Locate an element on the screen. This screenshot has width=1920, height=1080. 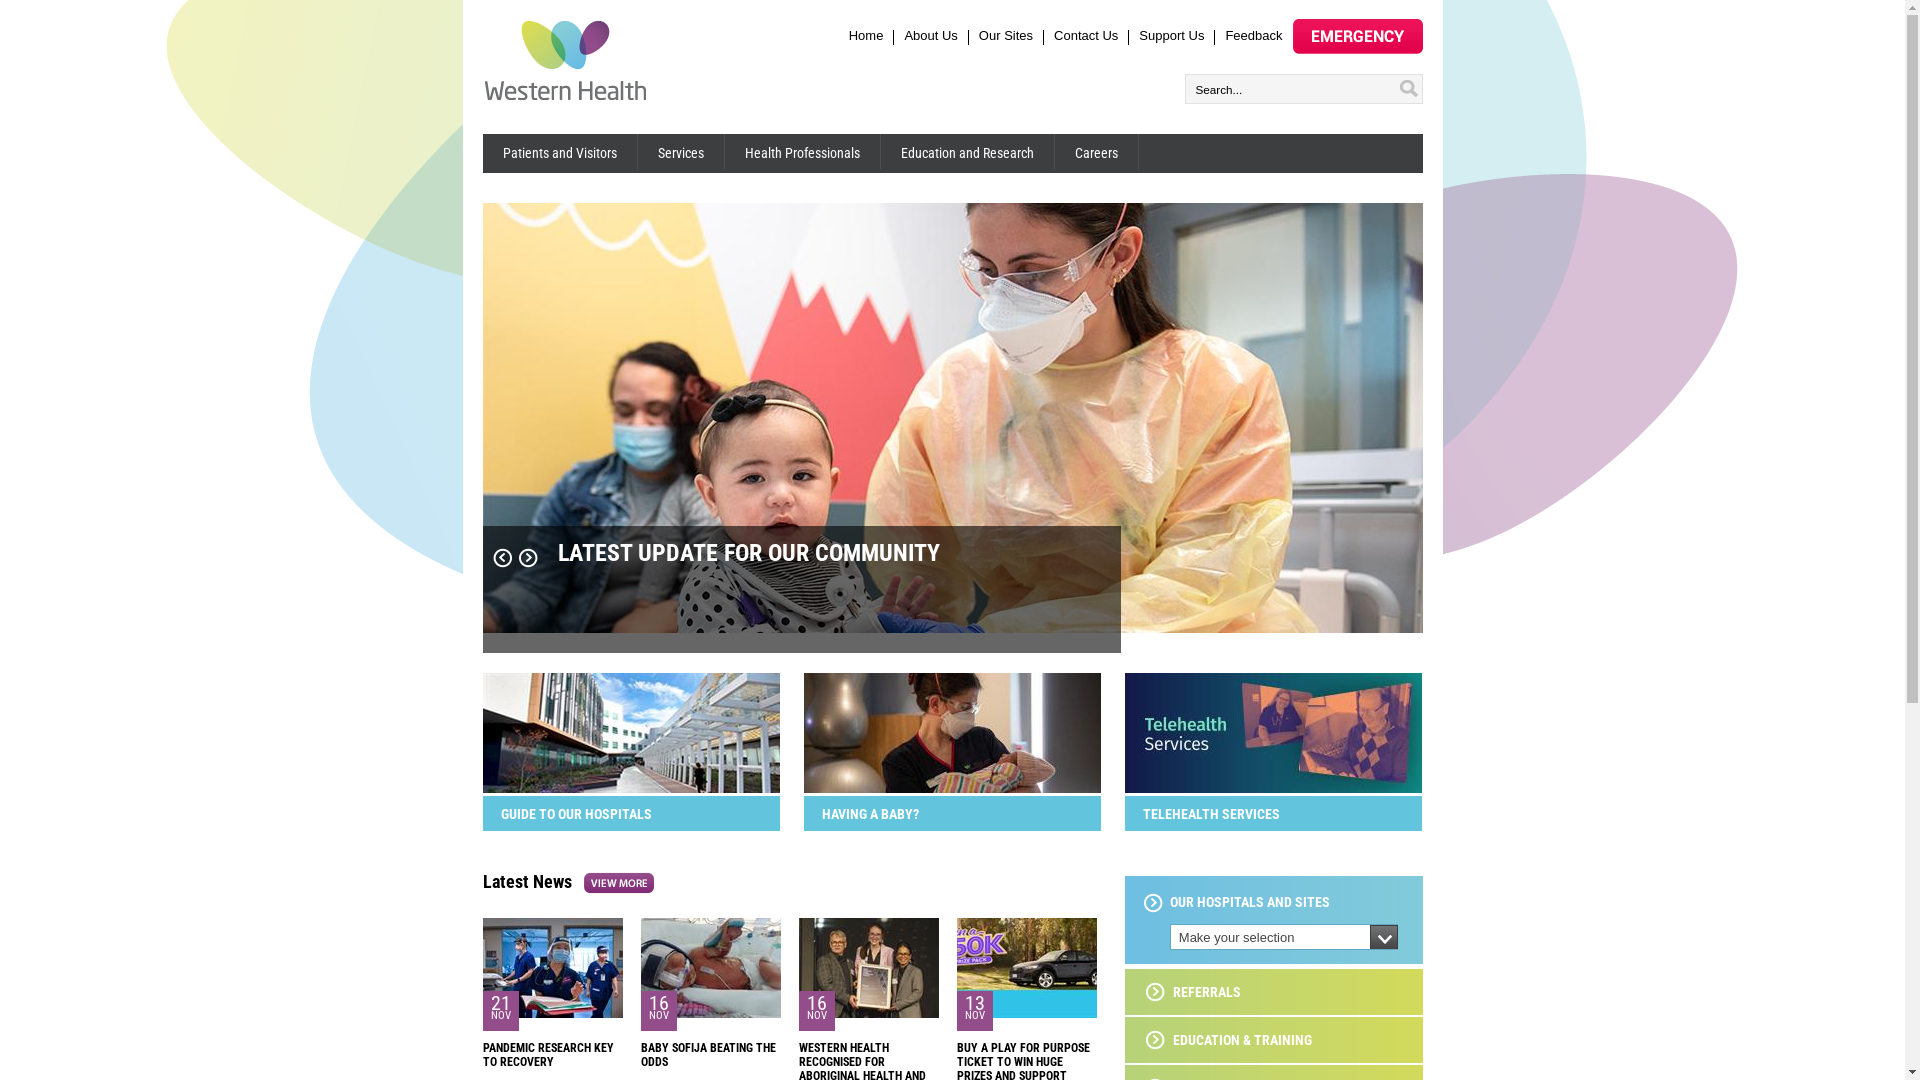
'Our Sites' is located at coordinates (1006, 35).